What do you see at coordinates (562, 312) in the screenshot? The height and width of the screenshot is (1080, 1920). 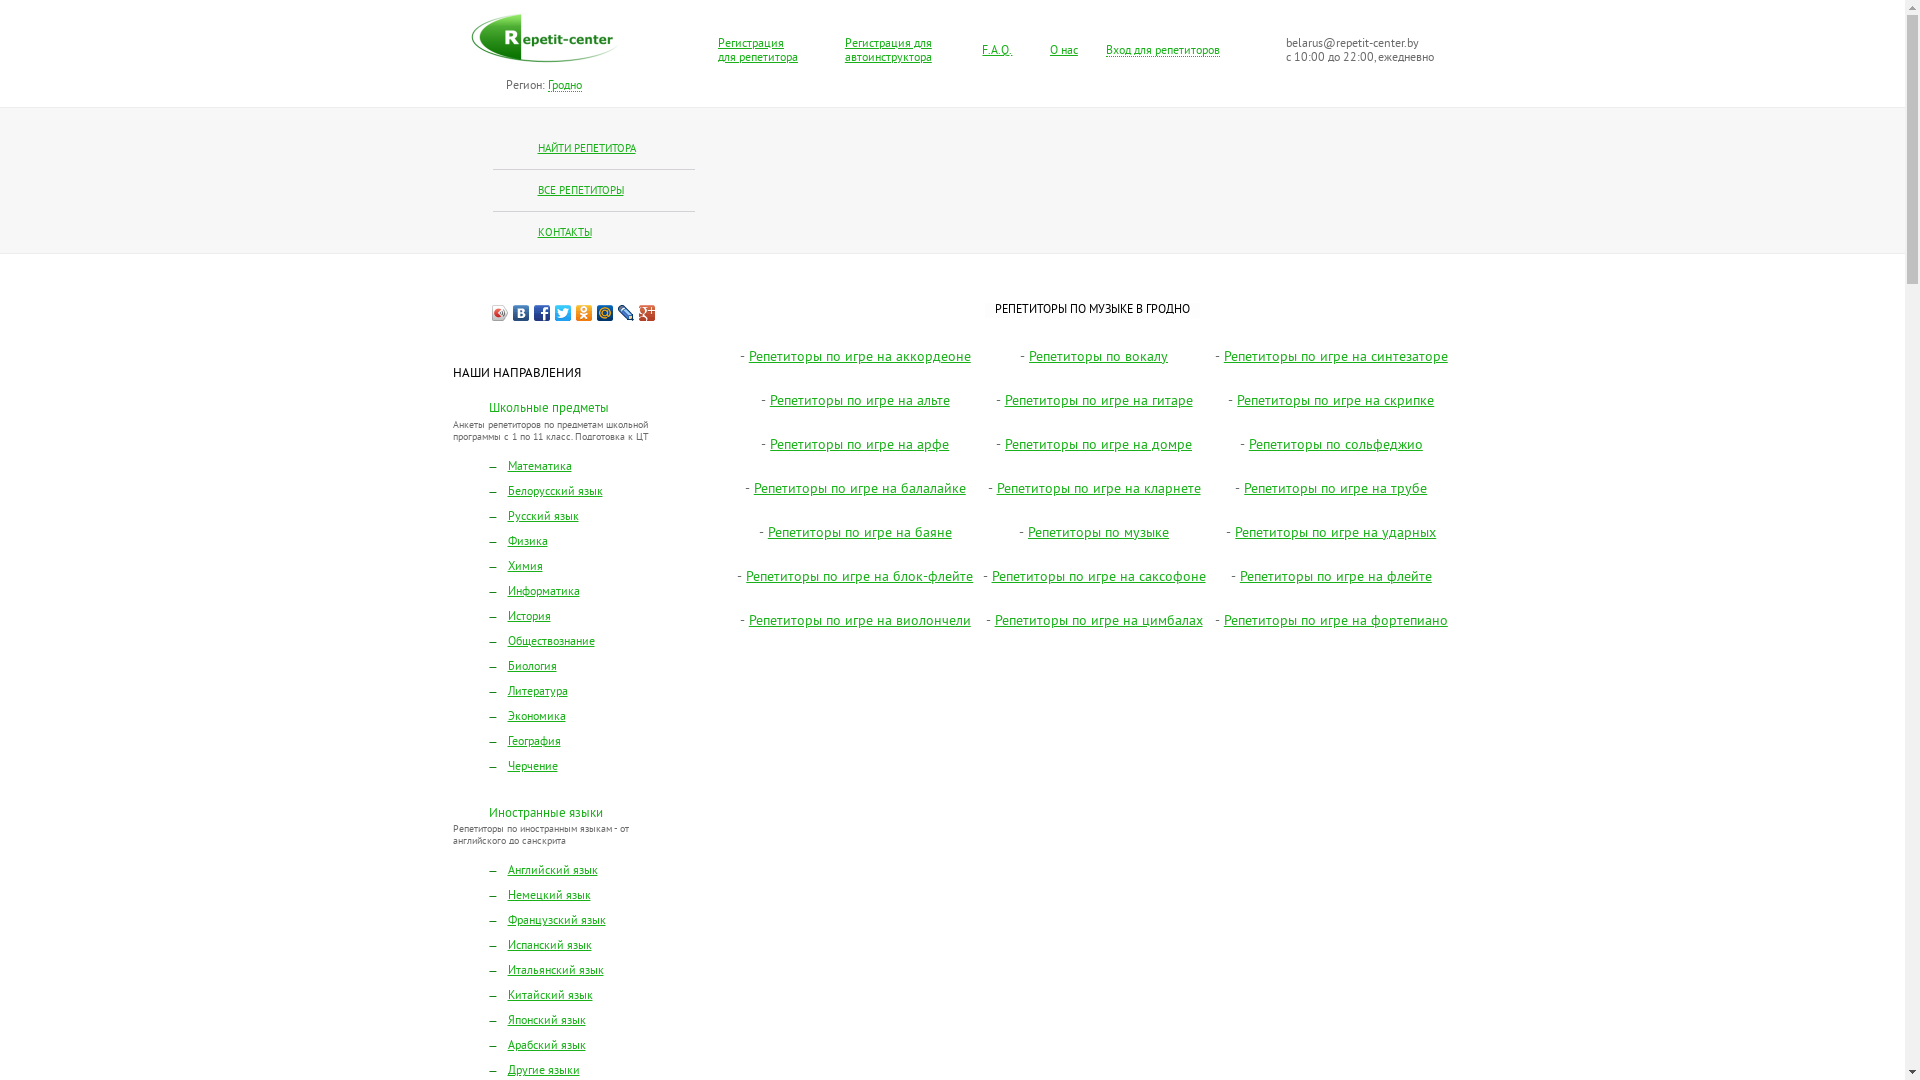 I see `'Twitter'` at bounding box center [562, 312].